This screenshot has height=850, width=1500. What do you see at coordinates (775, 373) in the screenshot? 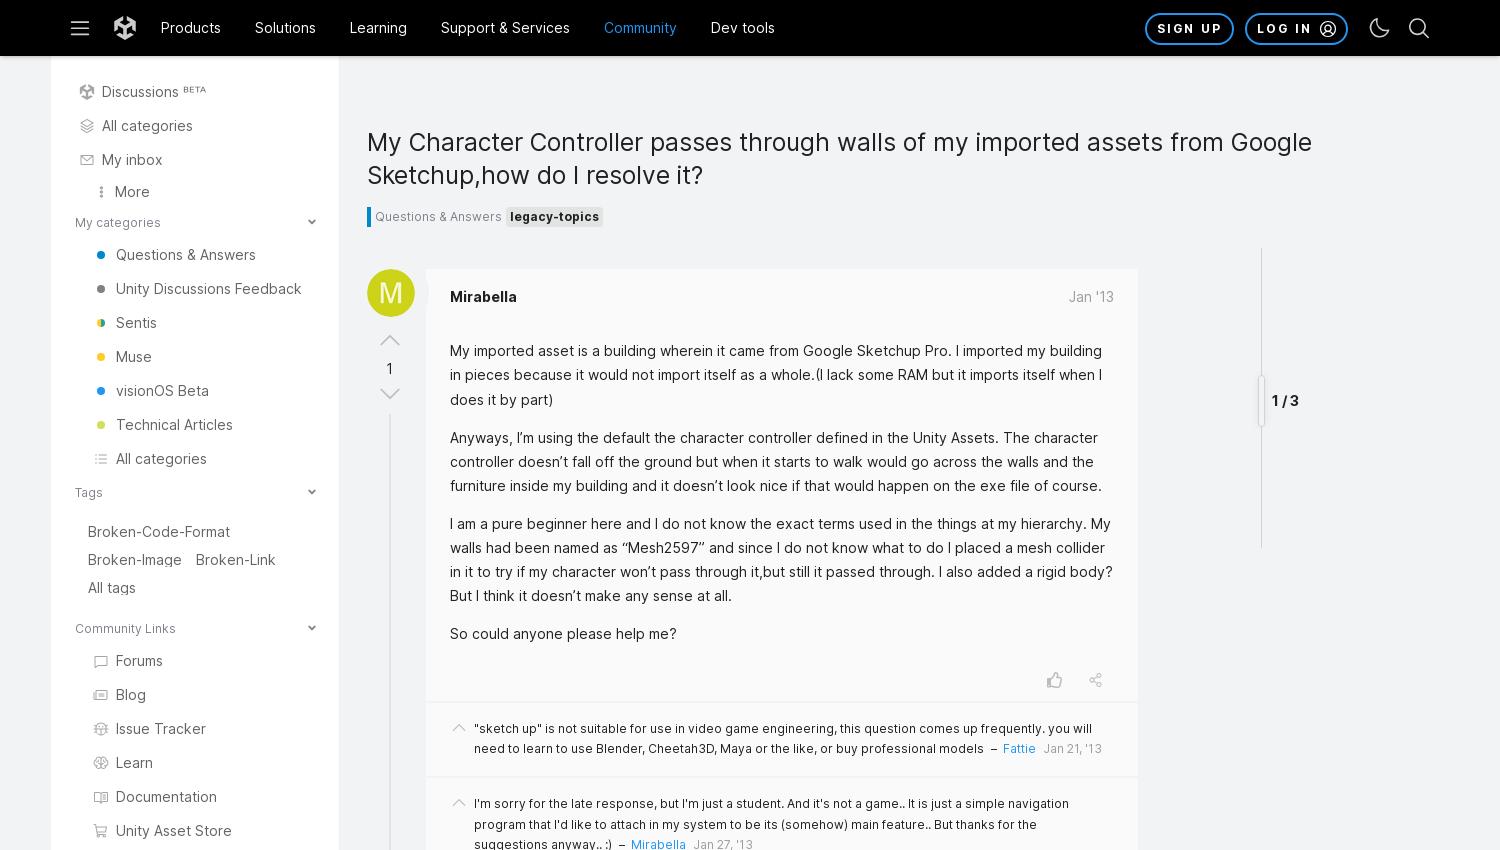
I see `'My imported asset is a building wherein it came from Google Sketchup Pro. I imported my building in pieces because it would not import itself as a whole.(I lack some RAM but it imports itself when I does it by part)'` at bounding box center [775, 373].